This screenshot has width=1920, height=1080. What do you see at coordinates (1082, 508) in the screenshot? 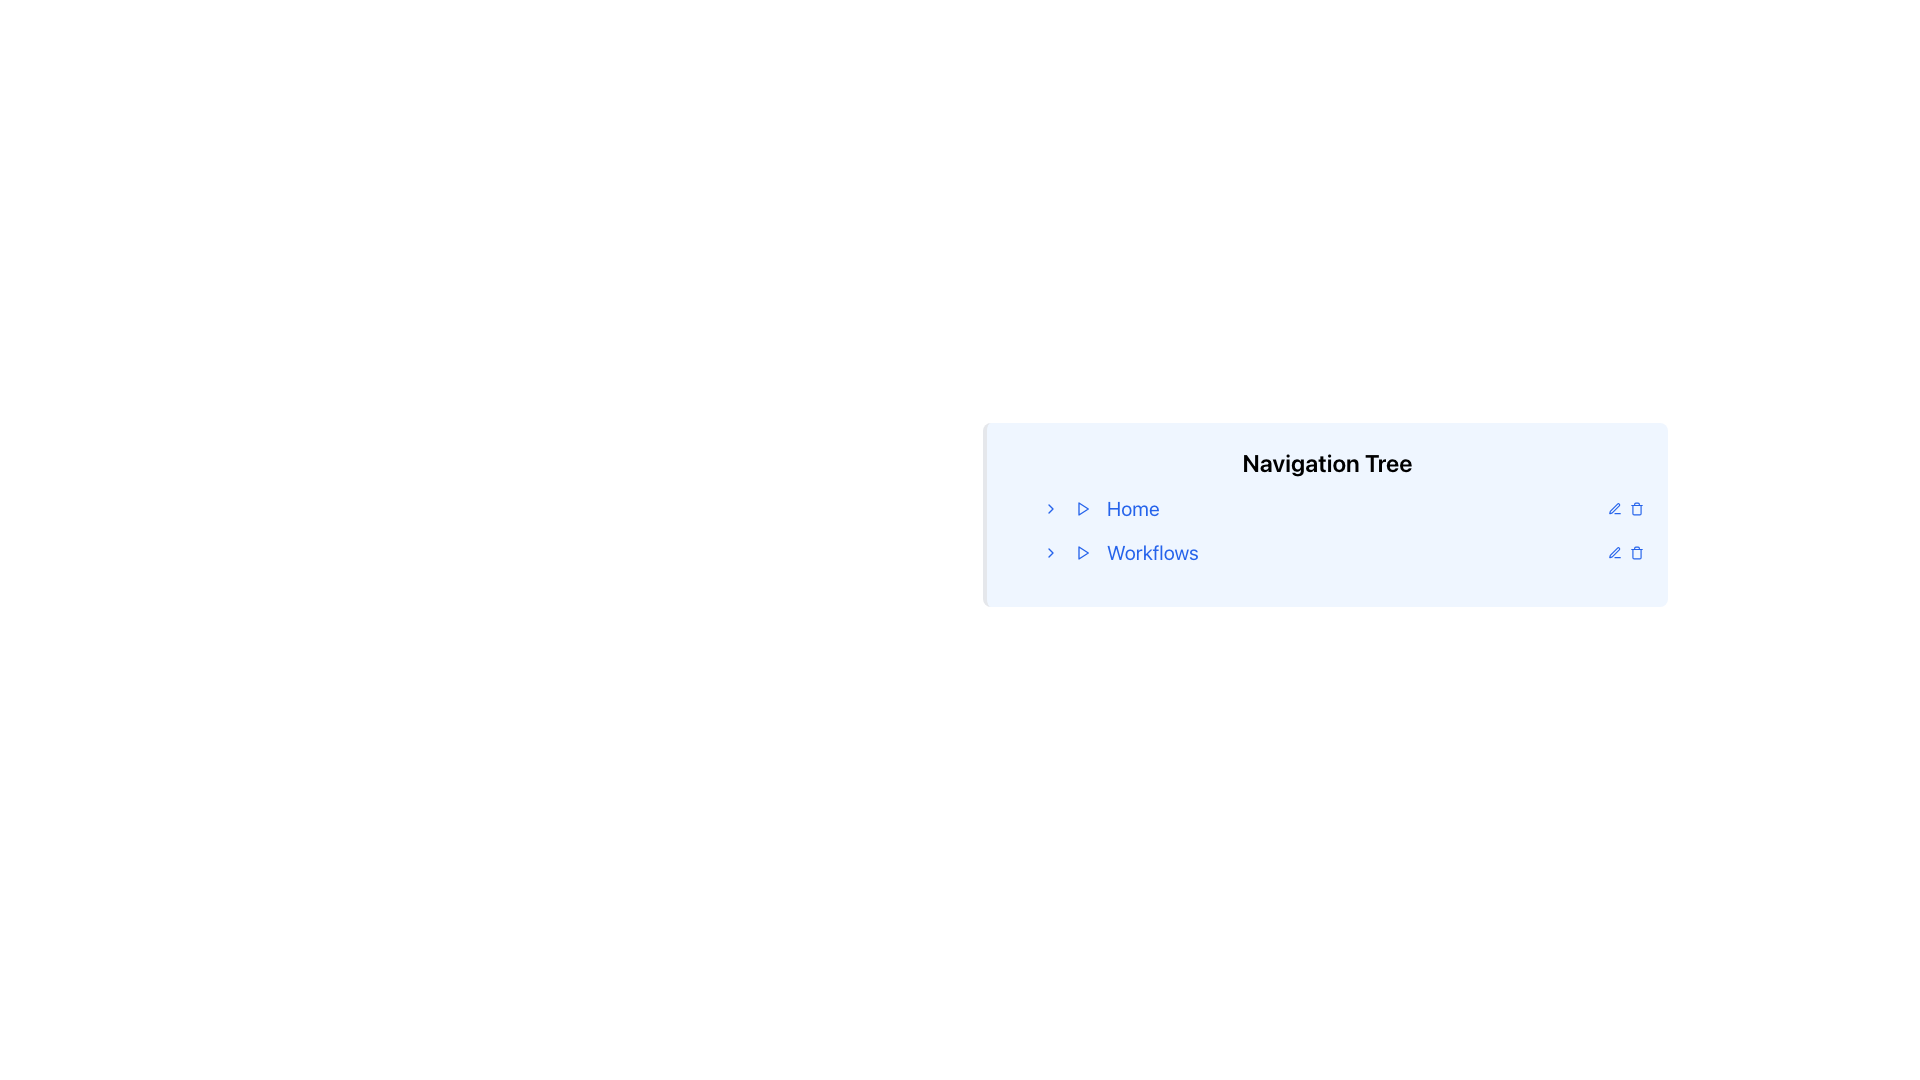
I see `the 'play' icon located next to the 'Home' text in the 'Navigation Tree' section` at bounding box center [1082, 508].